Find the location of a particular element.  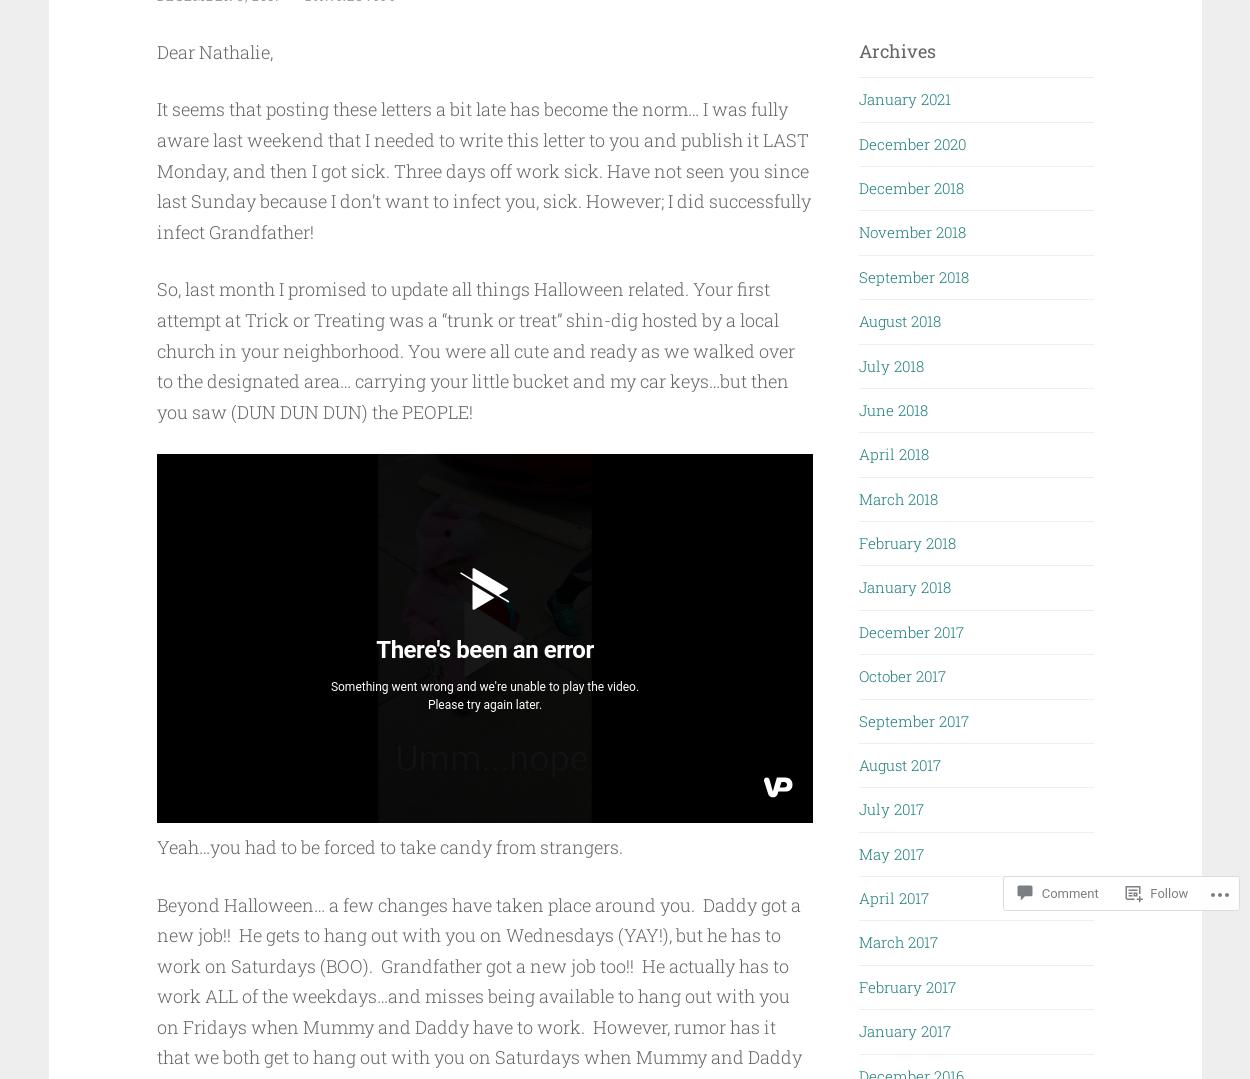

'Archives' is located at coordinates (897, 48).